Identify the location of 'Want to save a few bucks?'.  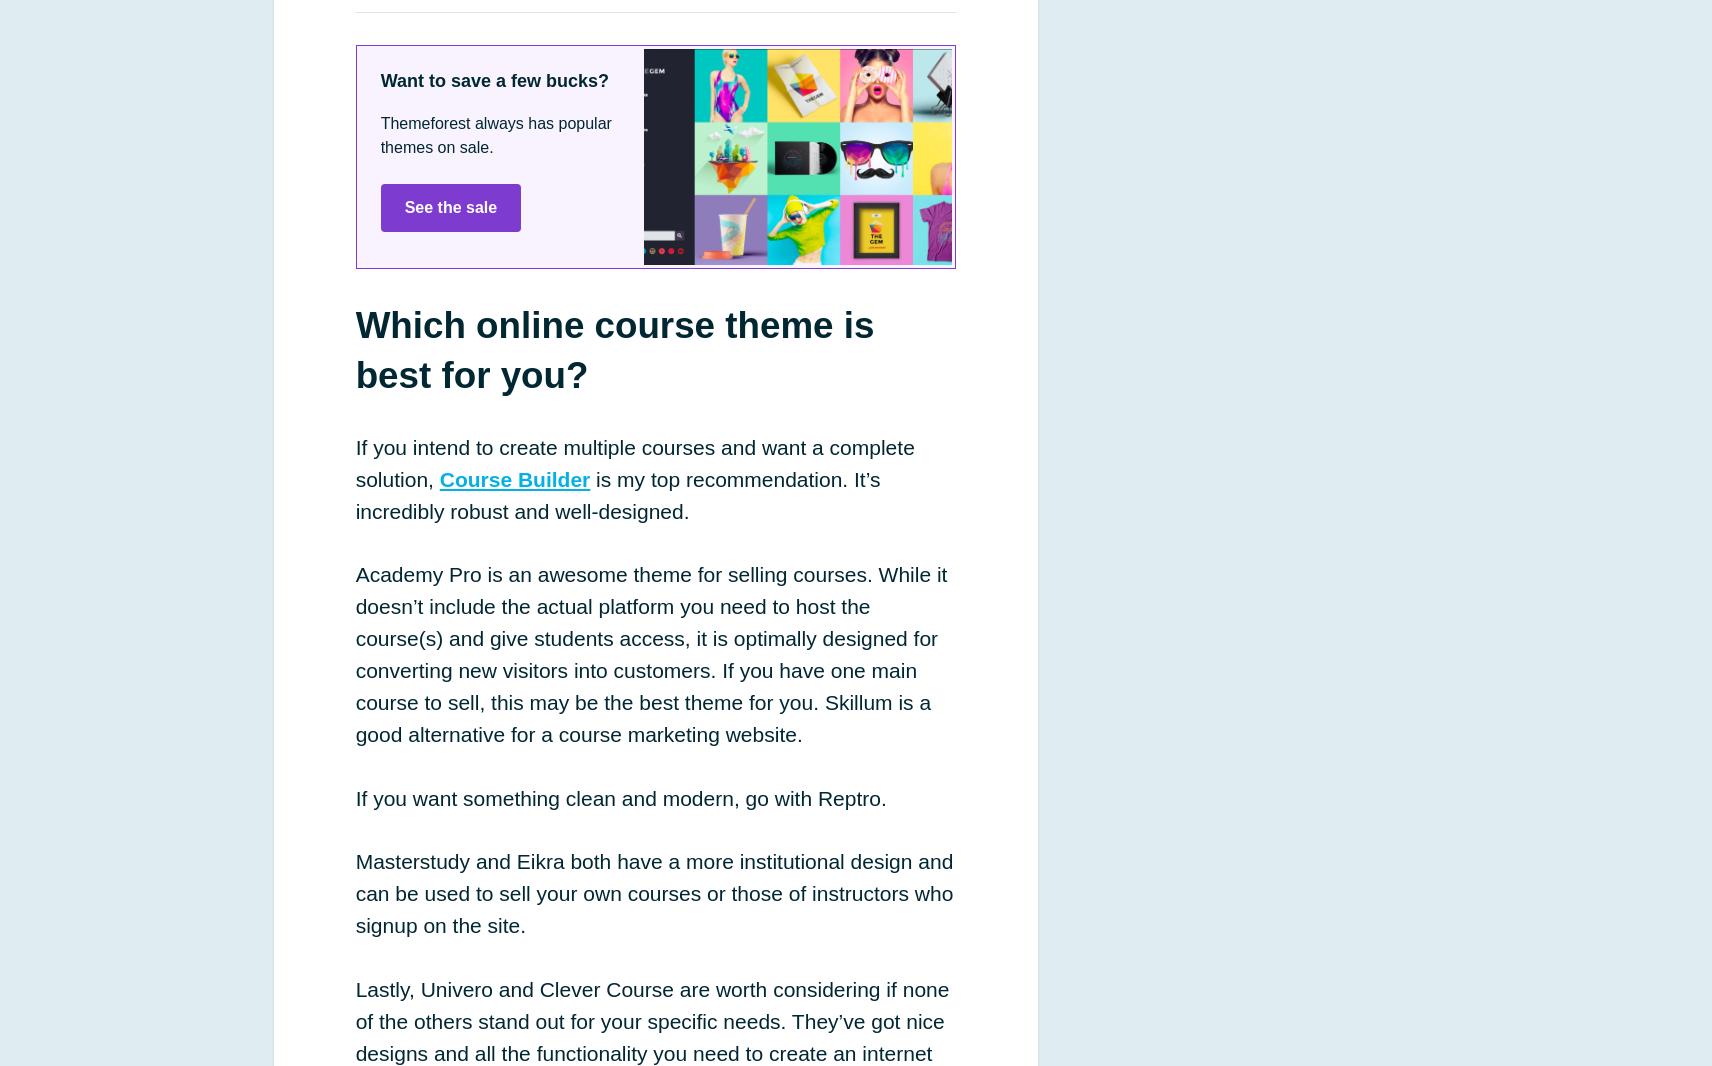
(493, 78).